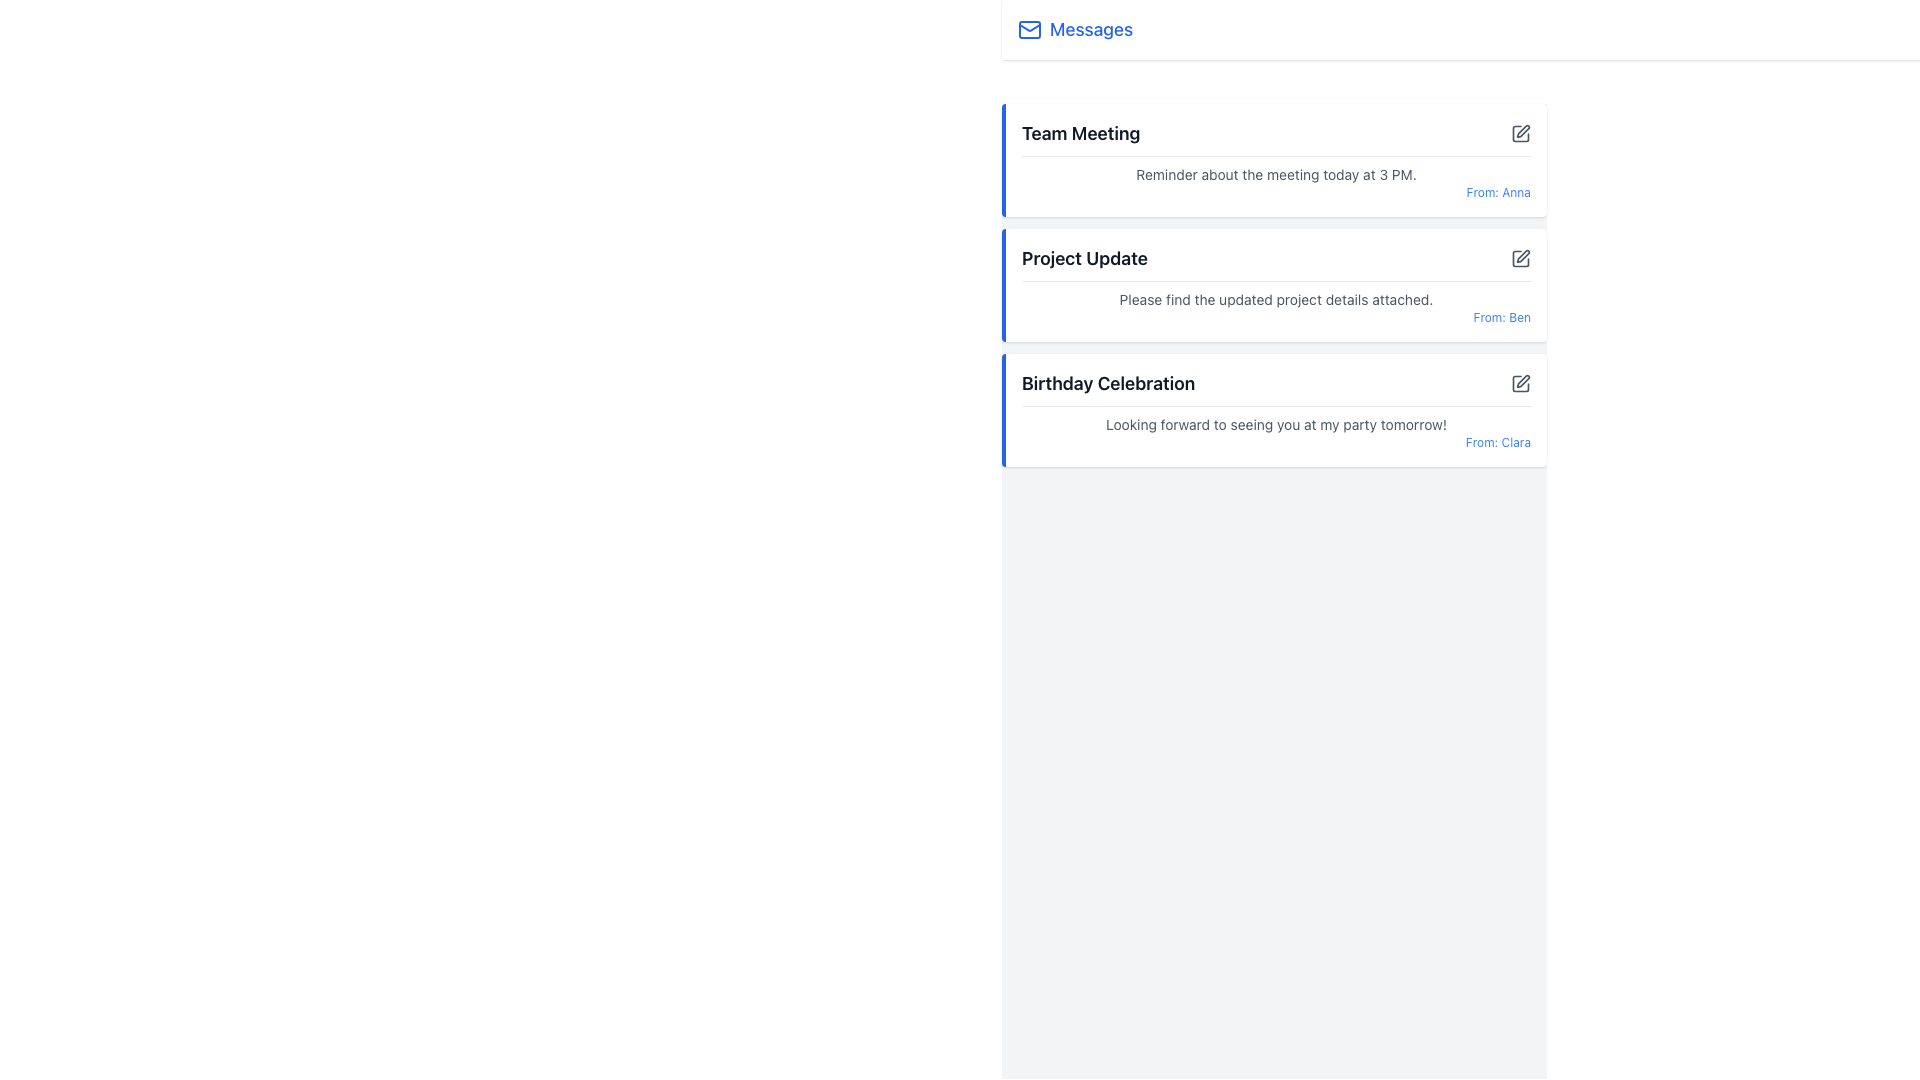 Image resolution: width=1920 pixels, height=1080 pixels. Describe the element at coordinates (1522, 131) in the screenshot. I see `the edit icon located in the top-right corner of the first message card in a vertical list of three cards, indicating the option to modify or edit the message content` at that location.